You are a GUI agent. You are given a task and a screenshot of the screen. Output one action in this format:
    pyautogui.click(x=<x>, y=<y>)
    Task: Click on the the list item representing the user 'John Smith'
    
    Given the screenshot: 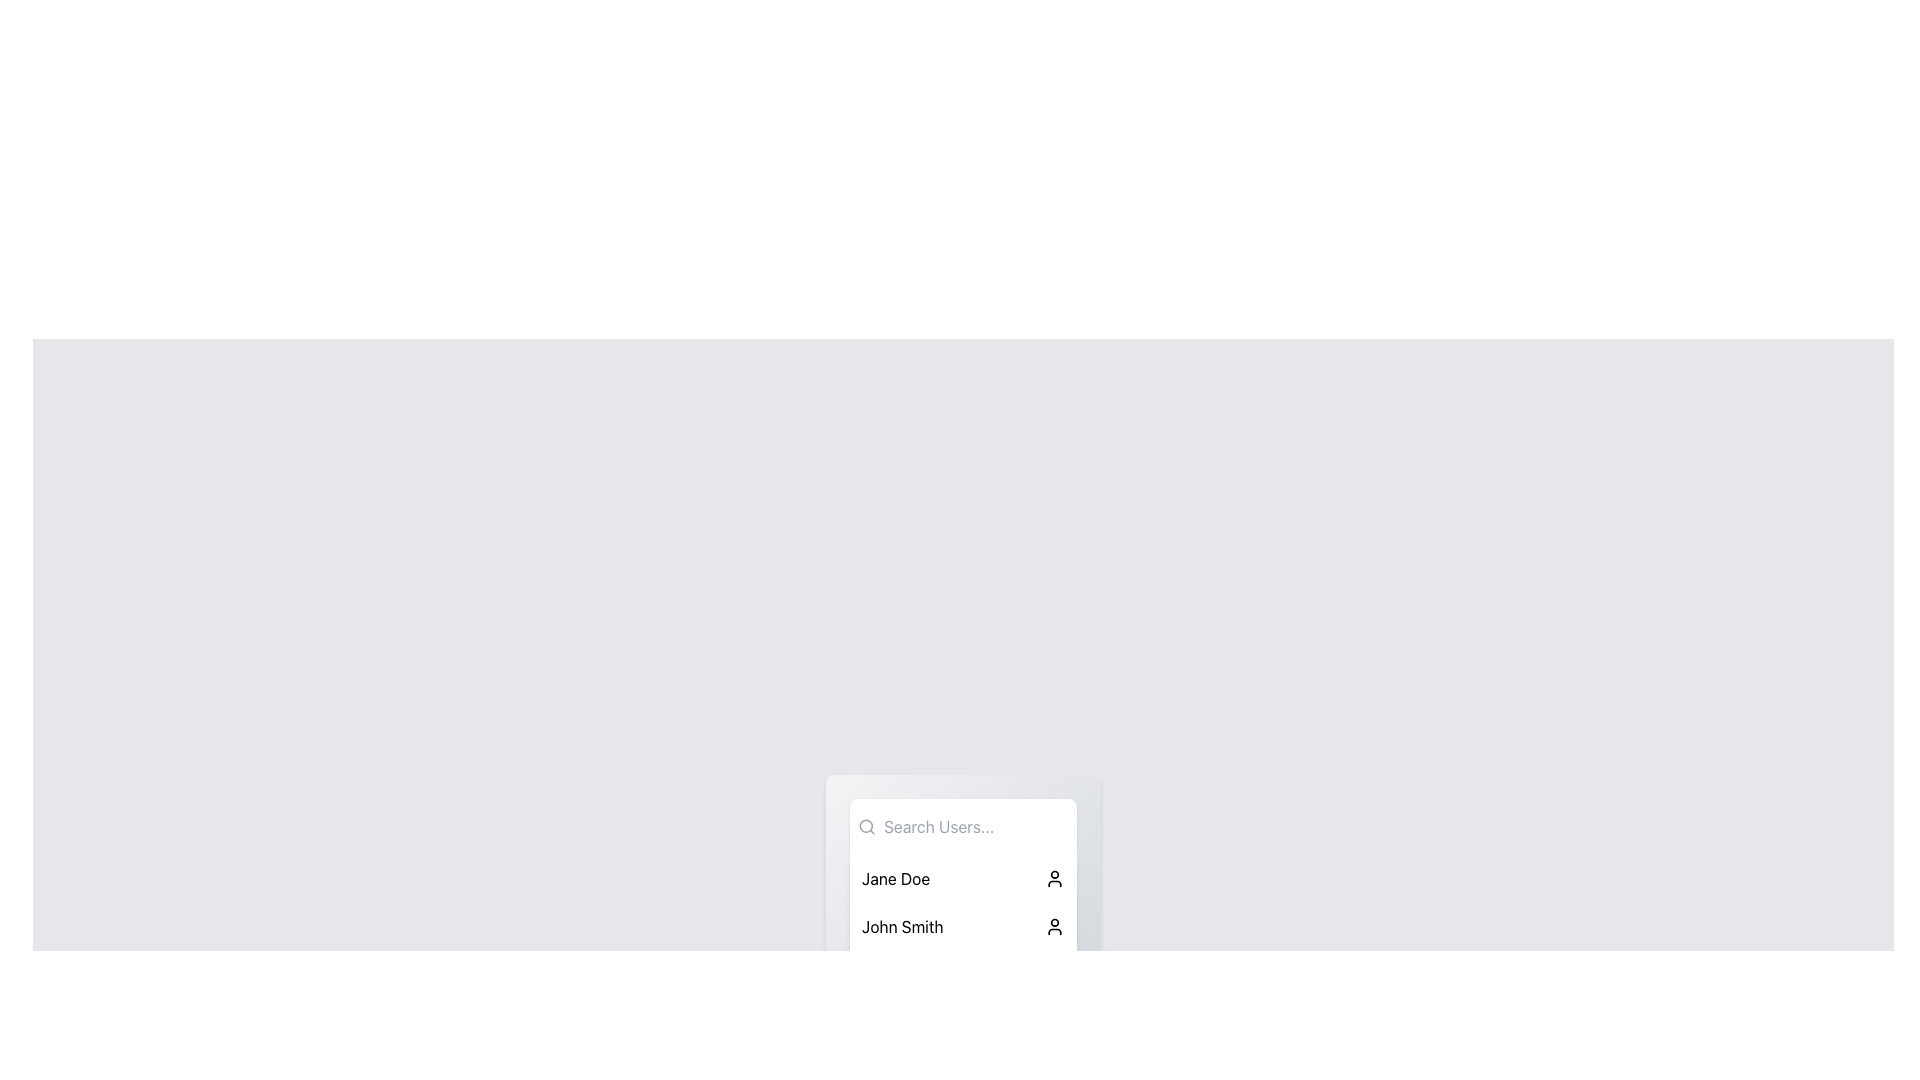 What is the action you would take?
    pyautogui.click(x=963, y=926)
    